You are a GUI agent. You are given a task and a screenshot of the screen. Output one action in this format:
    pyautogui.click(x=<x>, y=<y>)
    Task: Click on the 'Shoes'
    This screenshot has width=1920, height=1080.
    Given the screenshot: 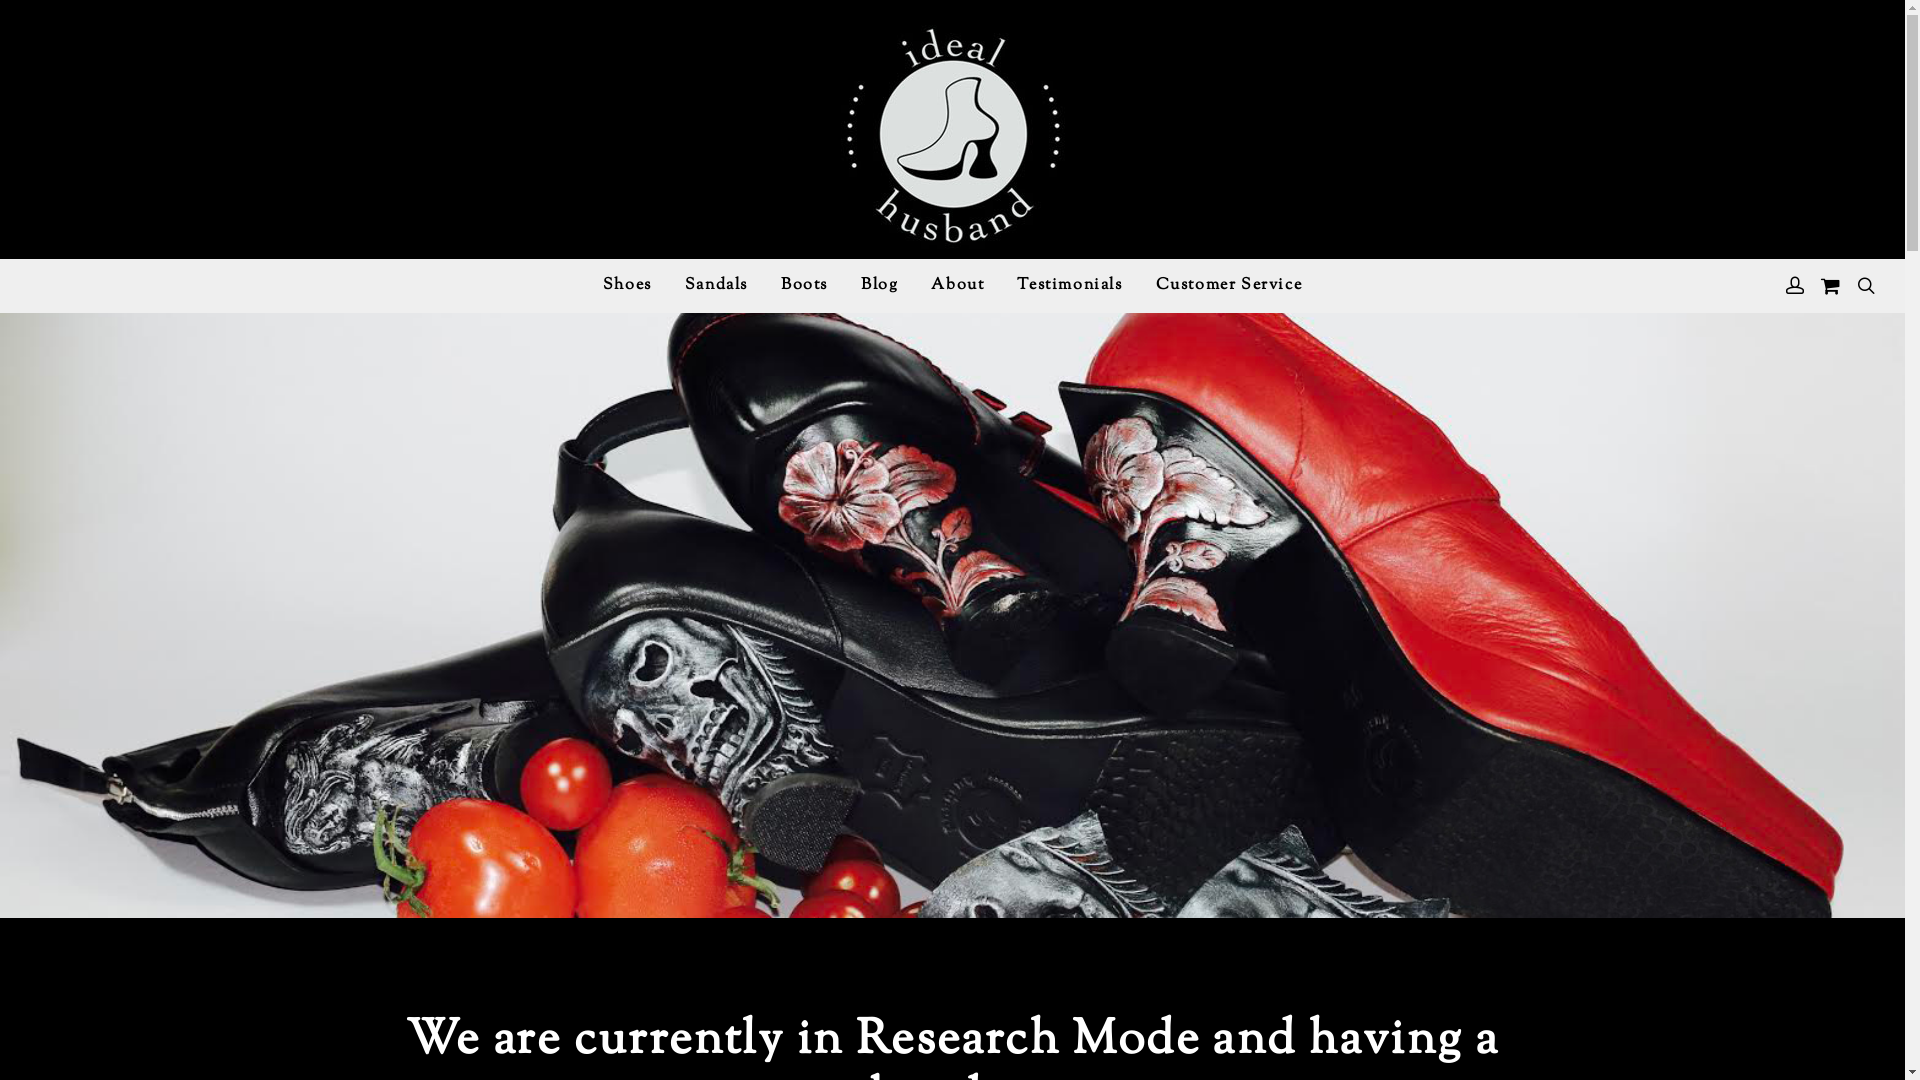 What is the action you would take?
    pyautogui.click(x=626, y=285)
    